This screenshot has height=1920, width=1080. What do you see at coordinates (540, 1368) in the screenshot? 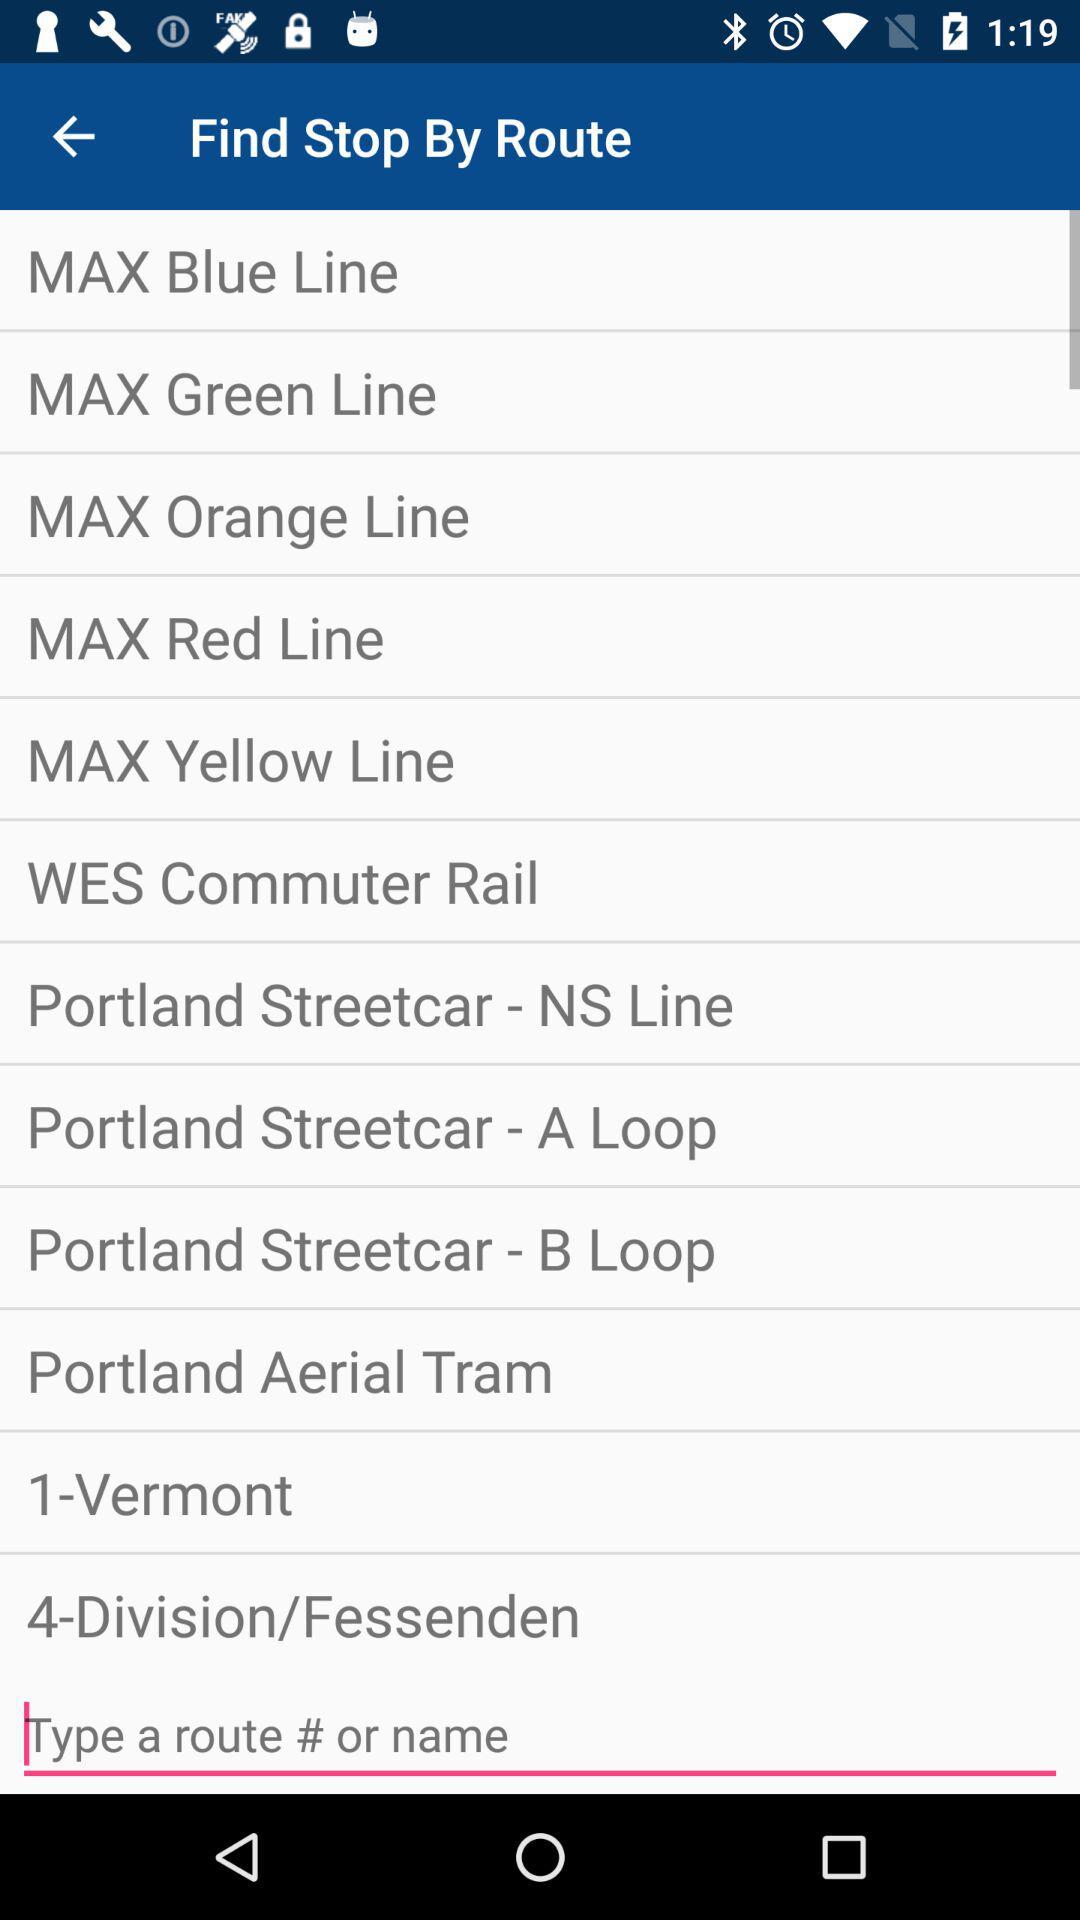
I see `portland aerial tram icon` at bounding box center [540, 1368].